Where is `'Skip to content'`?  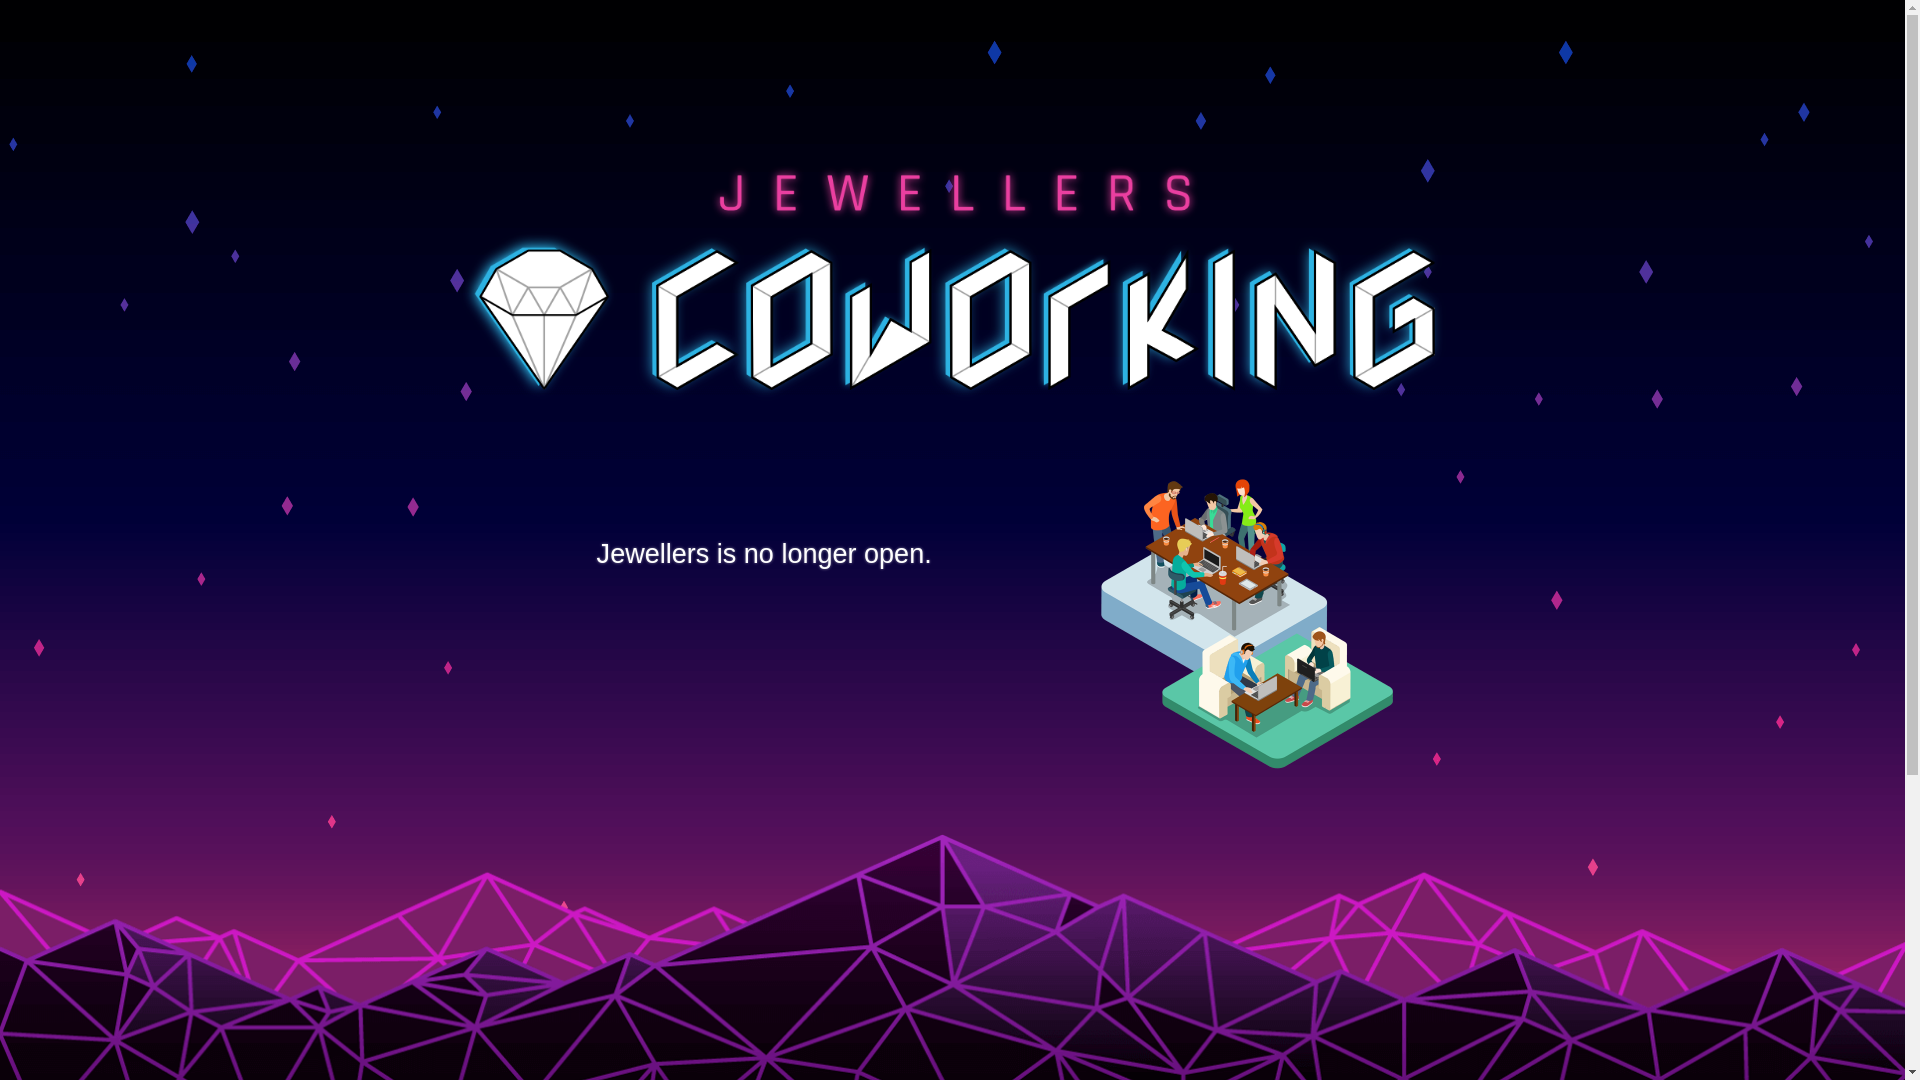
'Skip to content' is located at coordinates (0, 0).